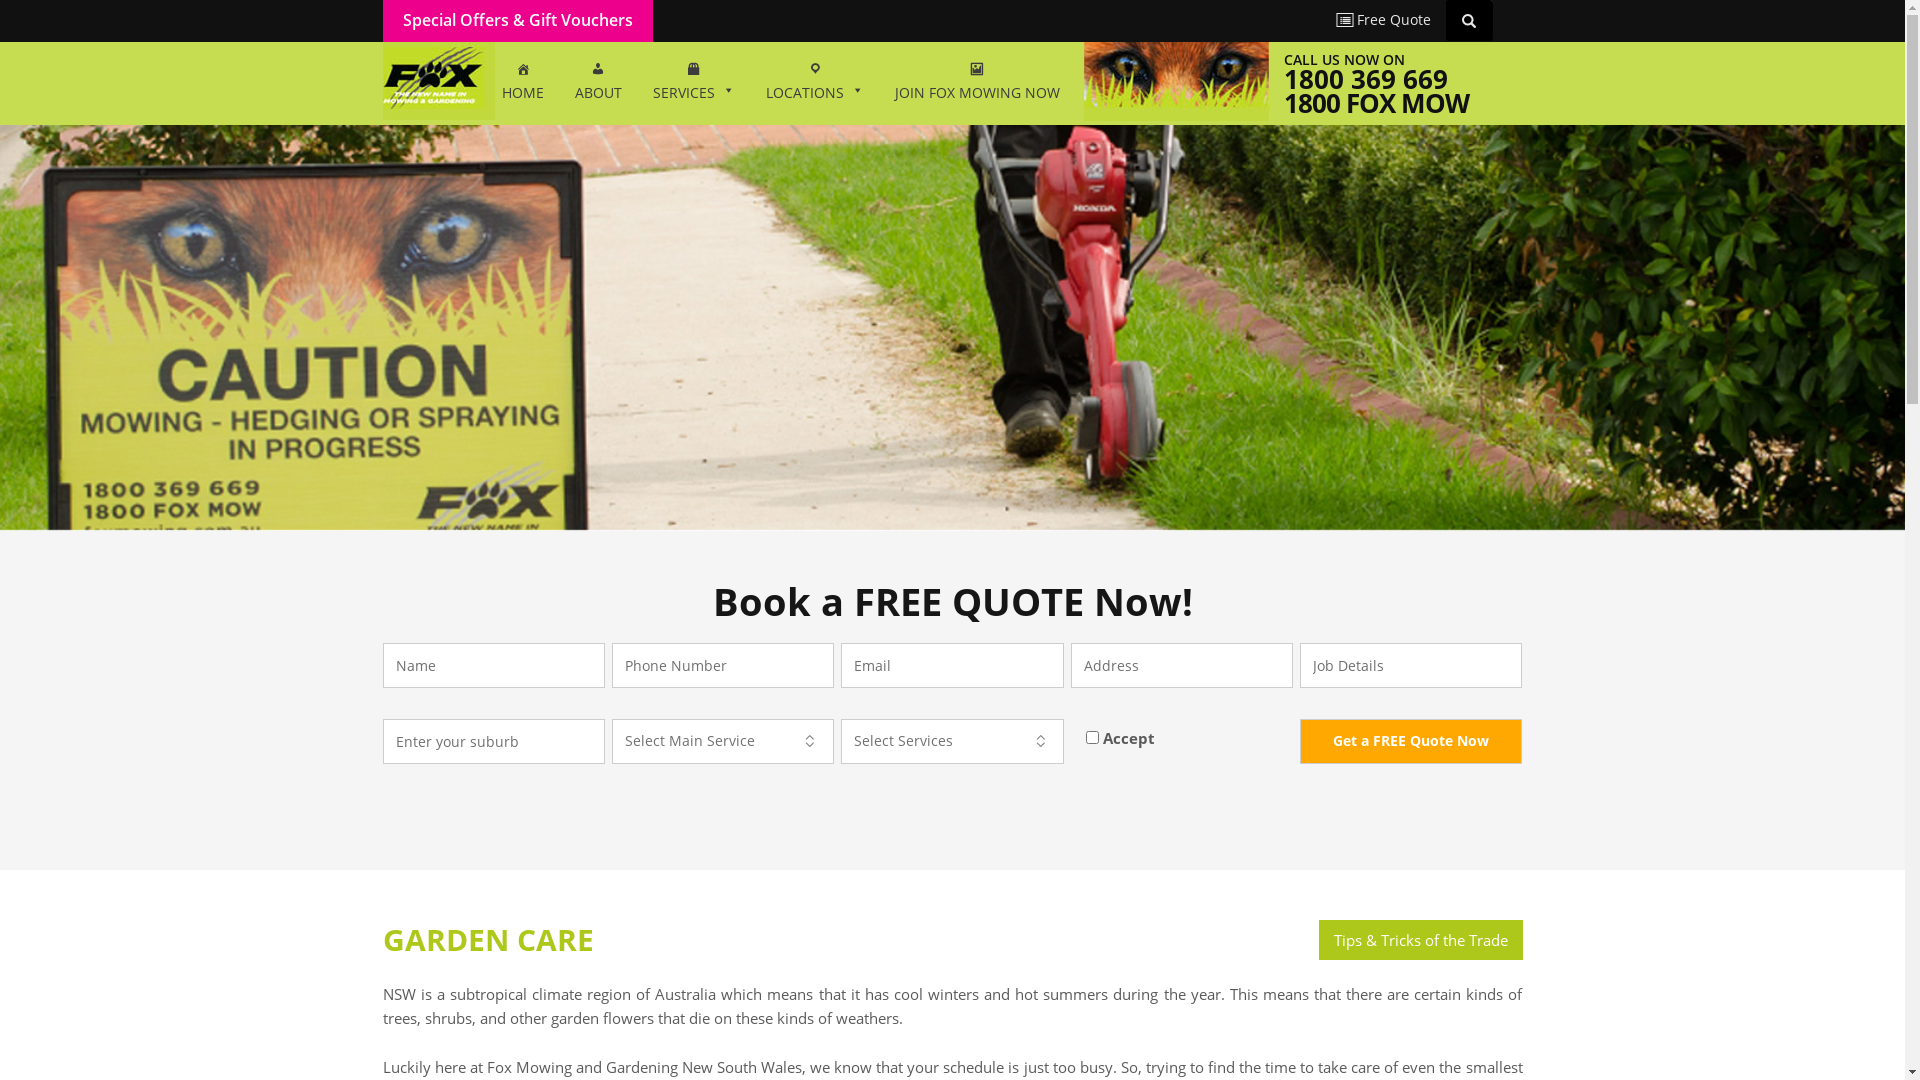 The height and width of the screenshot is (1080, 1920). What do you see at coordinates (694, 82) in the screenshot?
I see `'SERVICES'` at bounding box center [694, 82].